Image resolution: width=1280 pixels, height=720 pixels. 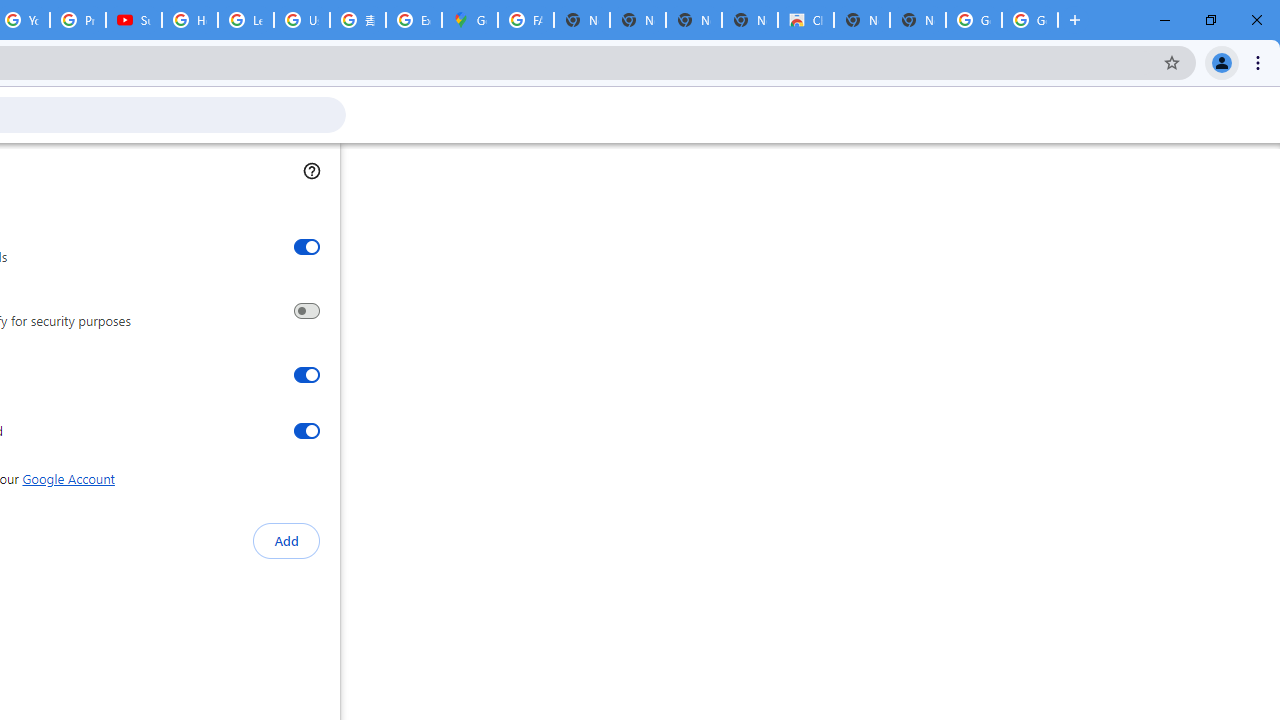 I want to click on 'Google Images', so click(x=974, y=20).